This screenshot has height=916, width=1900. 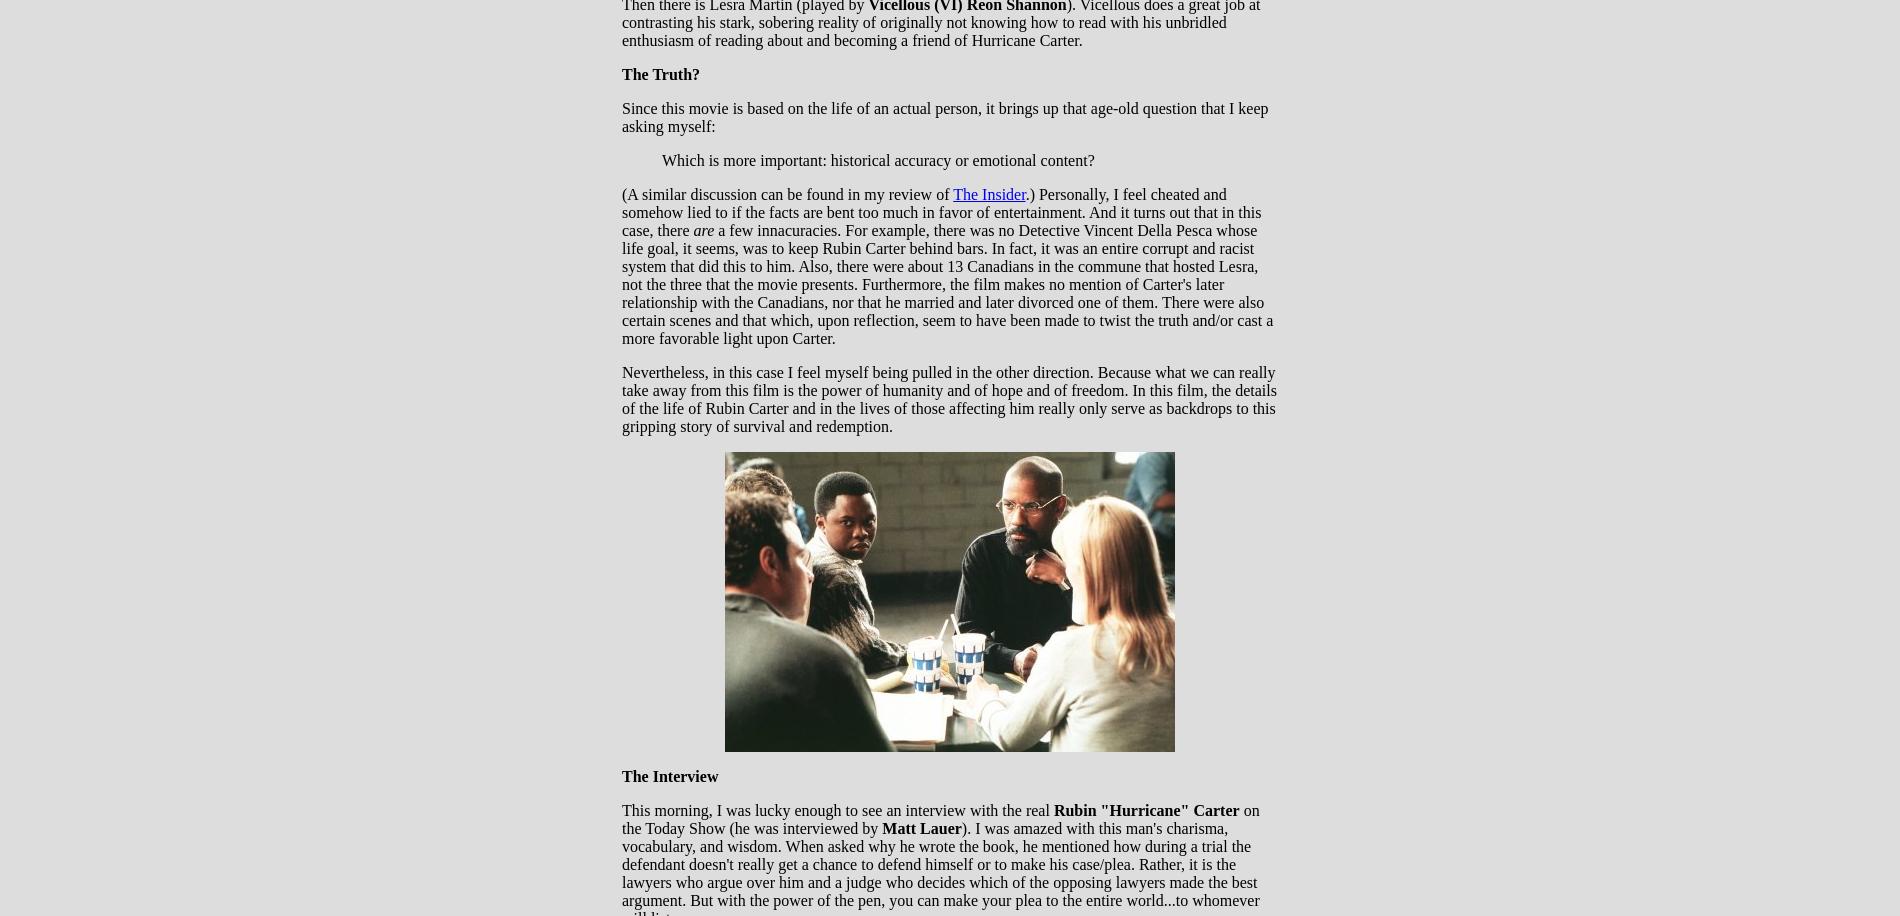 I want to click on 'Matt Lauer', so click(x=920, y=828).